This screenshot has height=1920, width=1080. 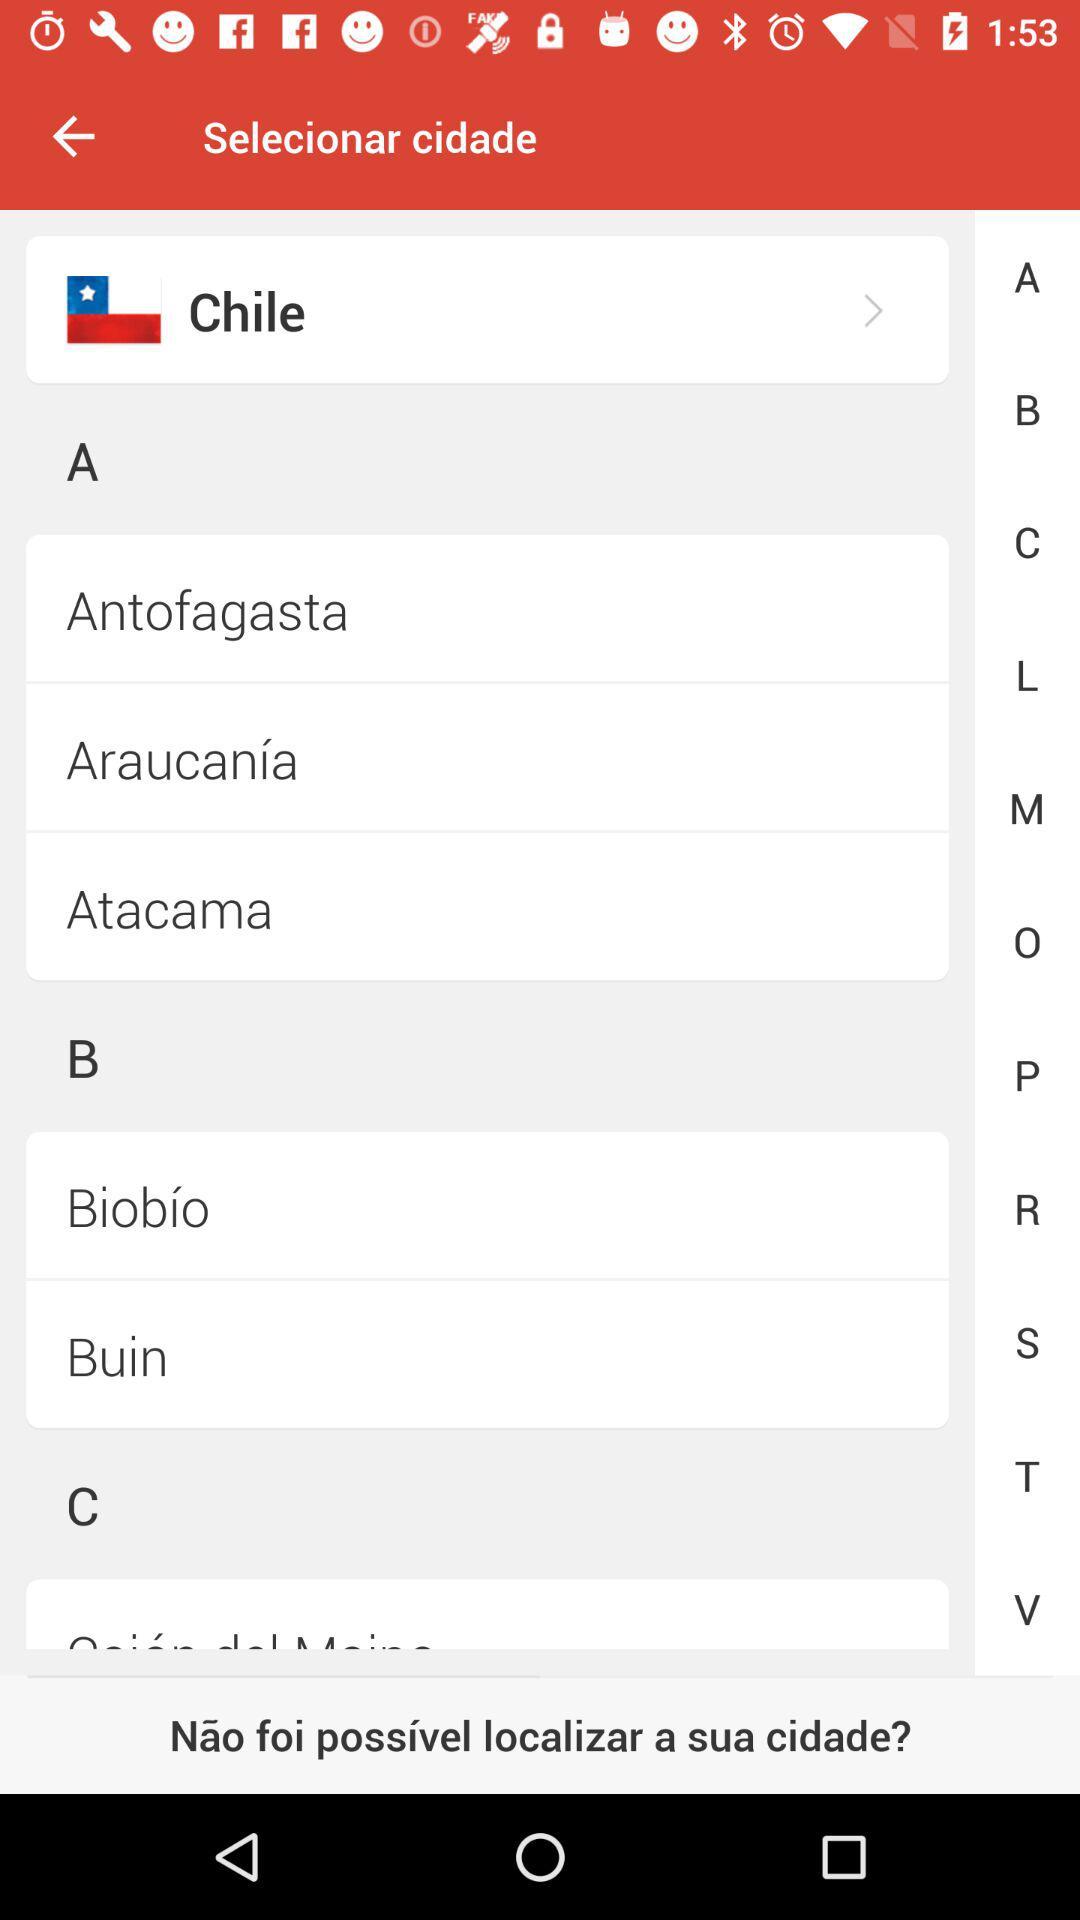 What do you see at coordinates (487, 1355) in the screenshot?
I see `icon next to r` at bounding box center [487, 1355].